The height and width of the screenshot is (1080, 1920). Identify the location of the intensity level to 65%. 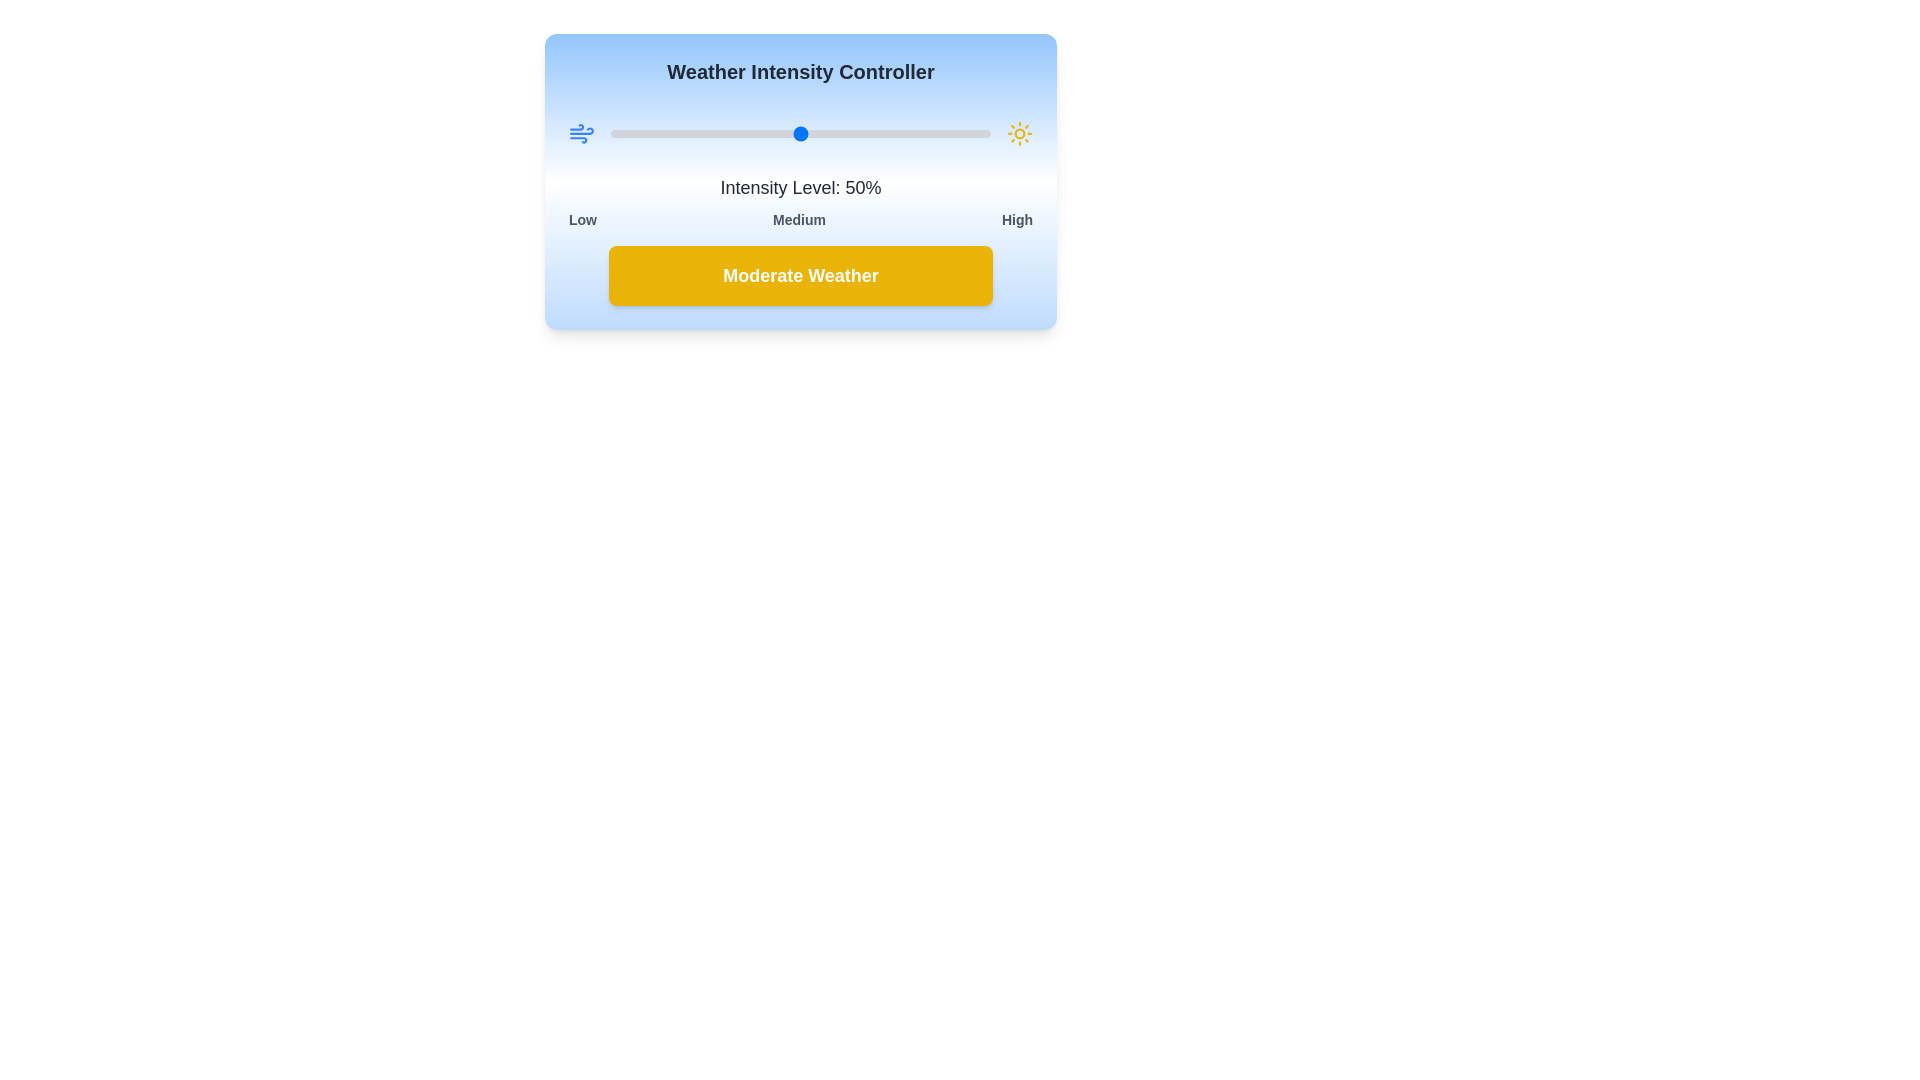
(857, 134).